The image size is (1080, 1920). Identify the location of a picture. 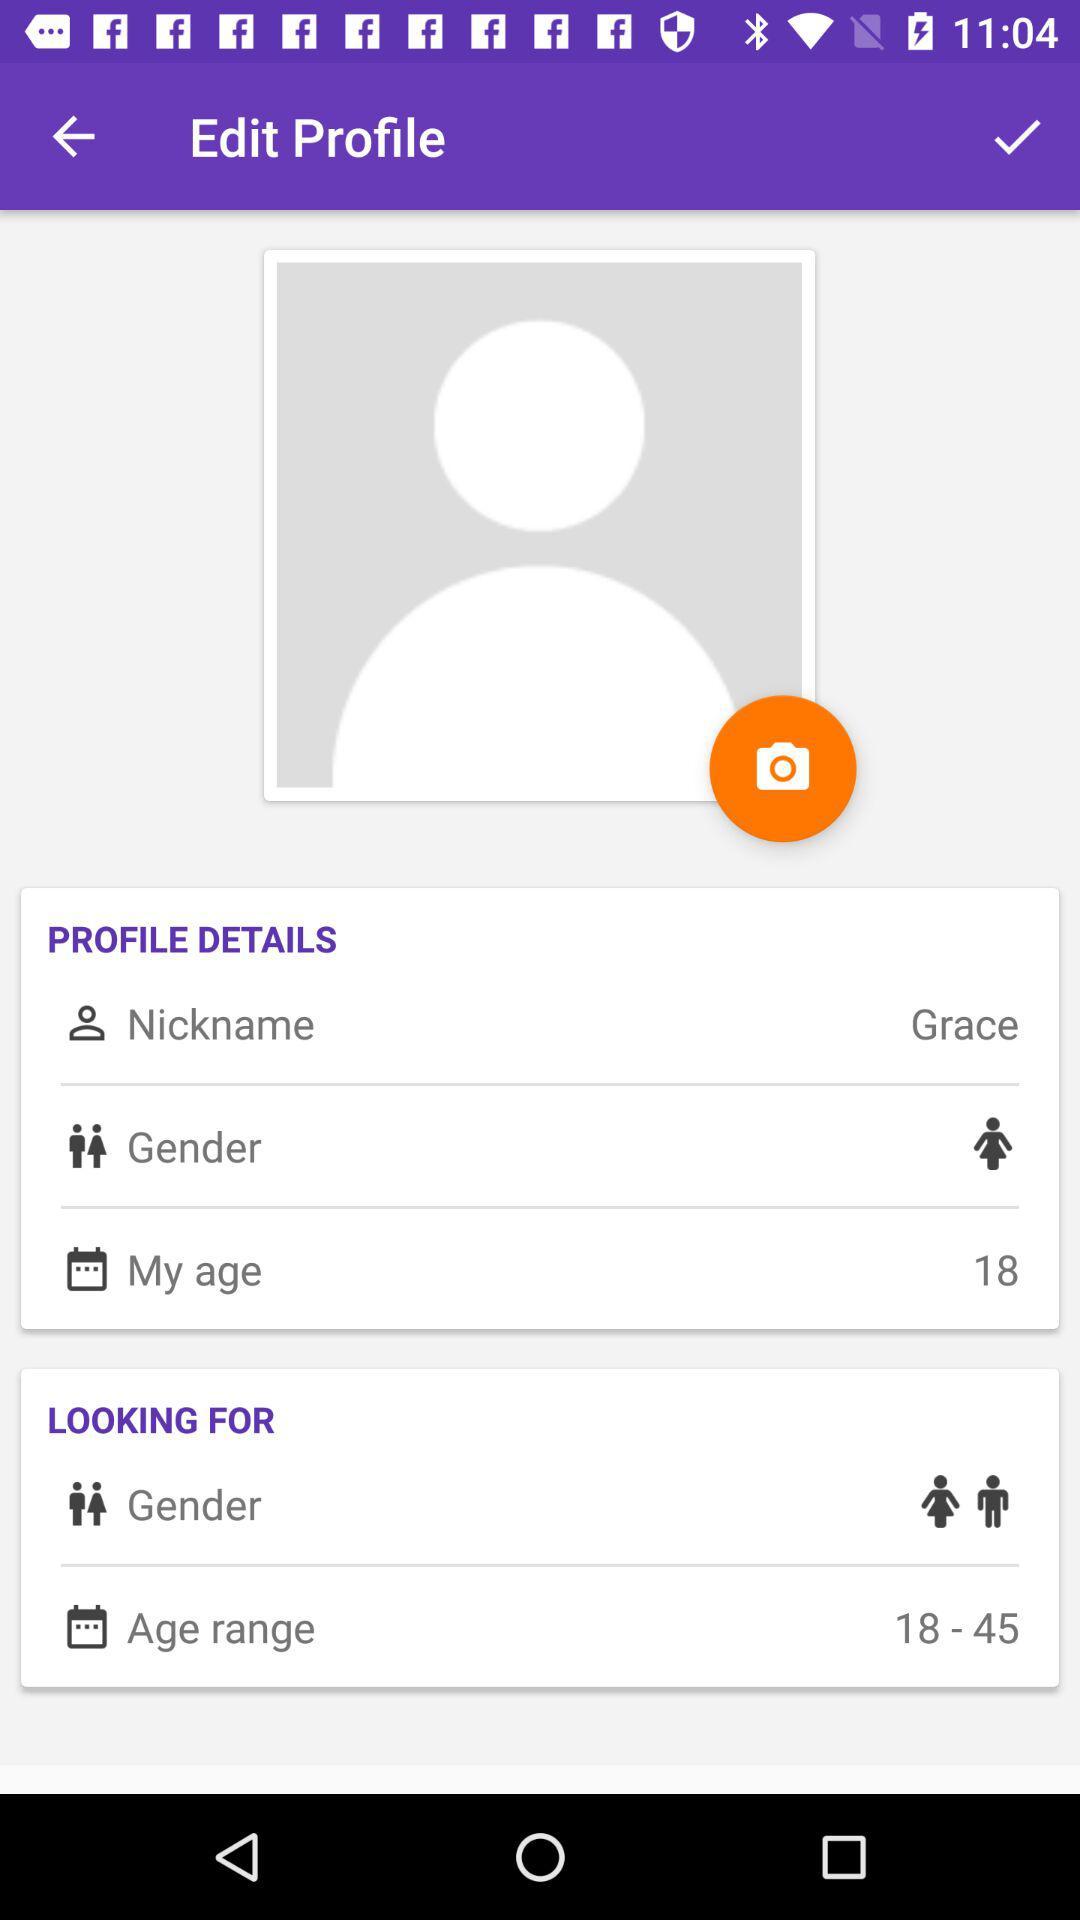
(782, 767).